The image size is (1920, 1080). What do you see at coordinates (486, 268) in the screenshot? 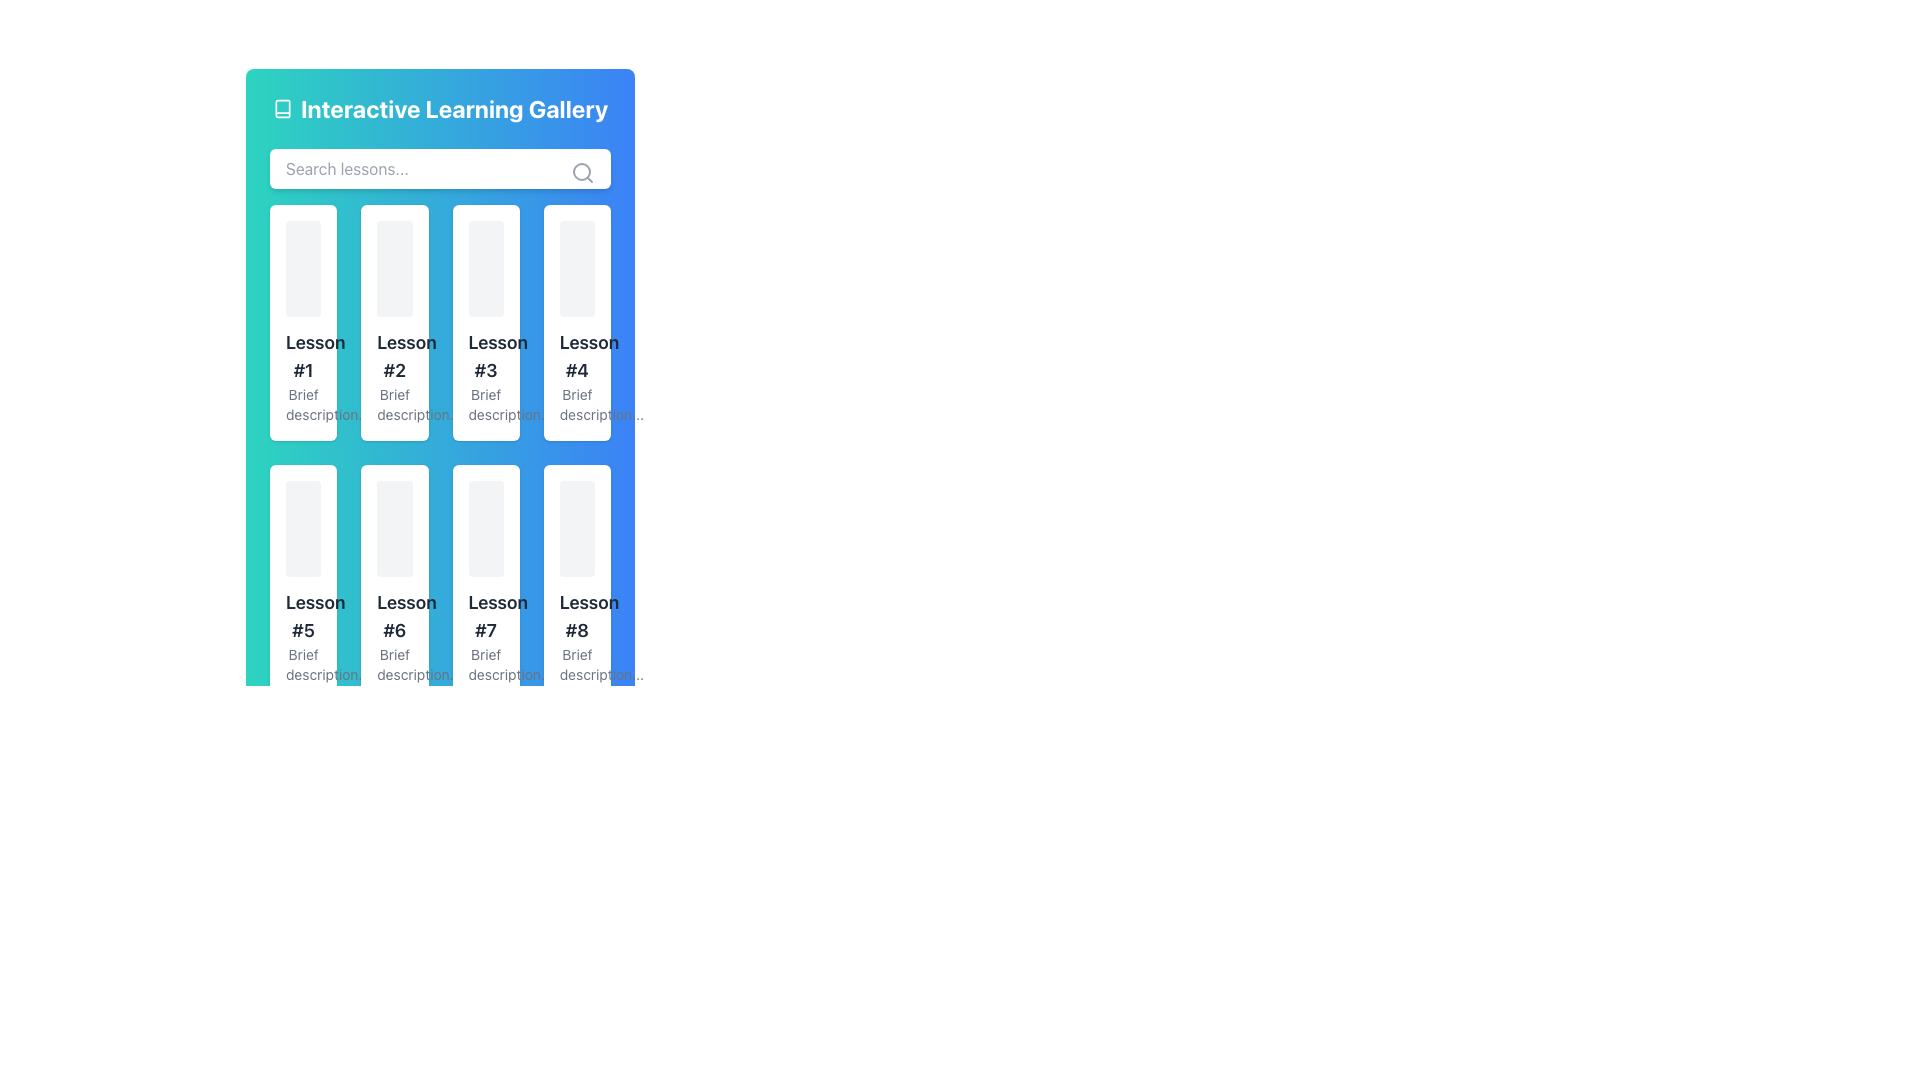
I see `the topmost, centrally-aligned rectangle within the card labeled 'Lesson #3', which serves as a placeholder for graphical content` at bounding box center [486, 268].